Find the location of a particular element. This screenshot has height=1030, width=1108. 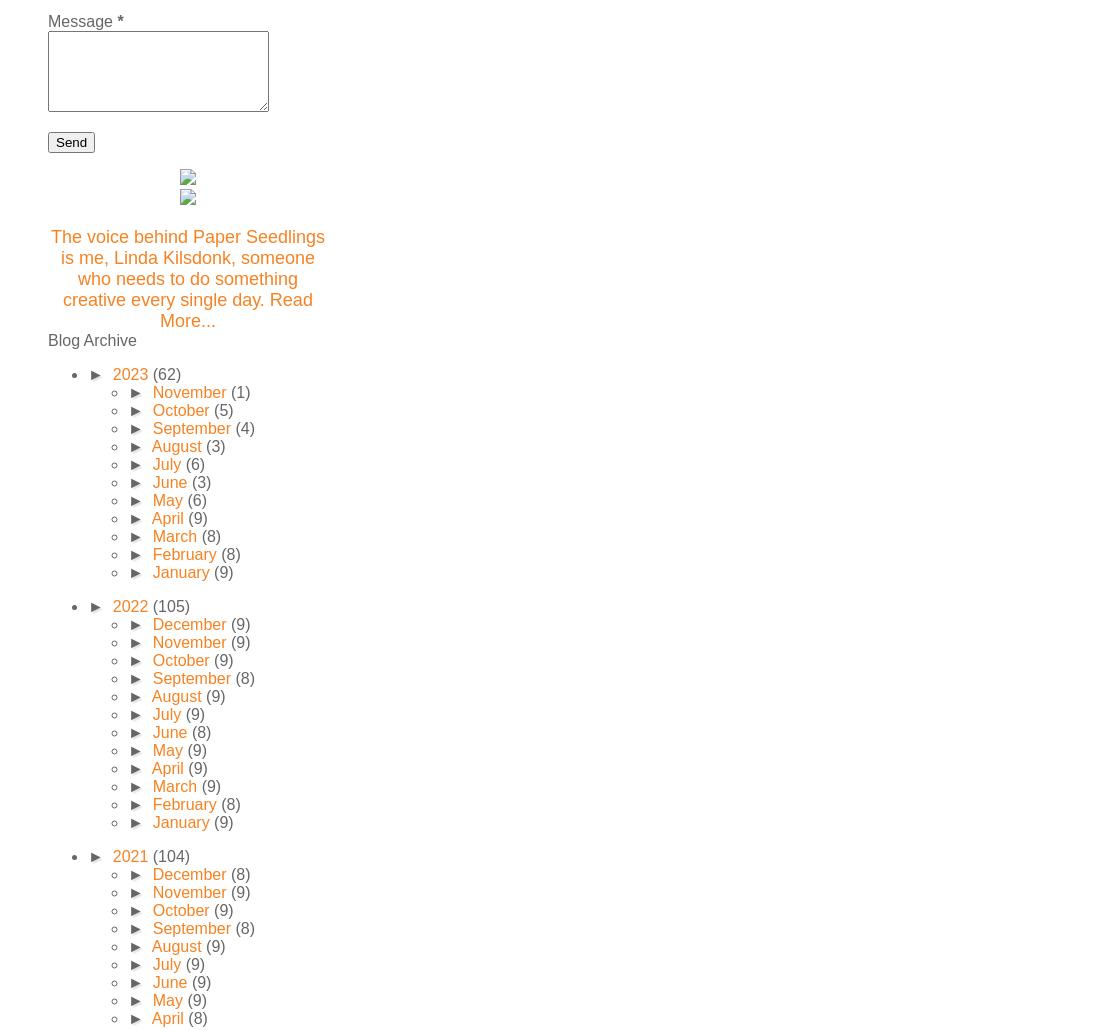

'The voice behind Paper Seedlings is me, Linda Kilsdonk, someone who needs to do something creative every single day.
Read More...' is located at coordinates (187, 278).